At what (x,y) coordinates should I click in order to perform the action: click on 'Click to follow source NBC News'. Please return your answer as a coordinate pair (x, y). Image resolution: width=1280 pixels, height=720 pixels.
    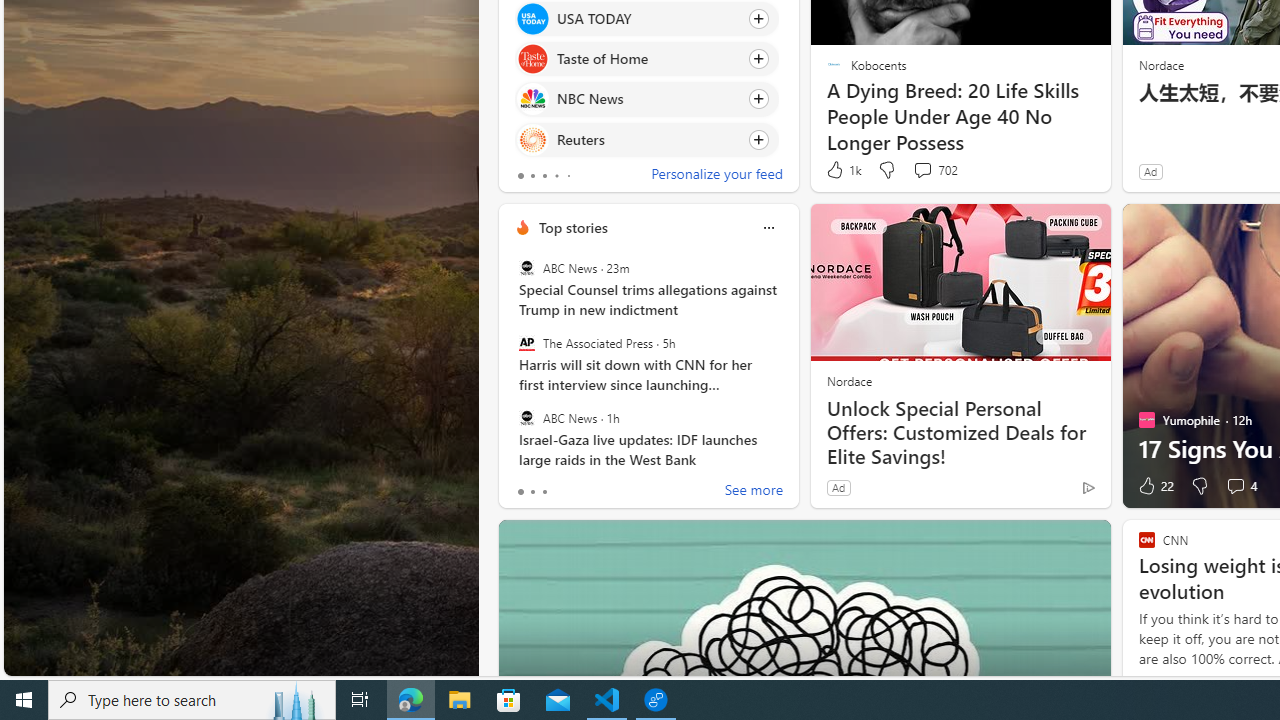
    Looking at the image, I should click on (647, 99).